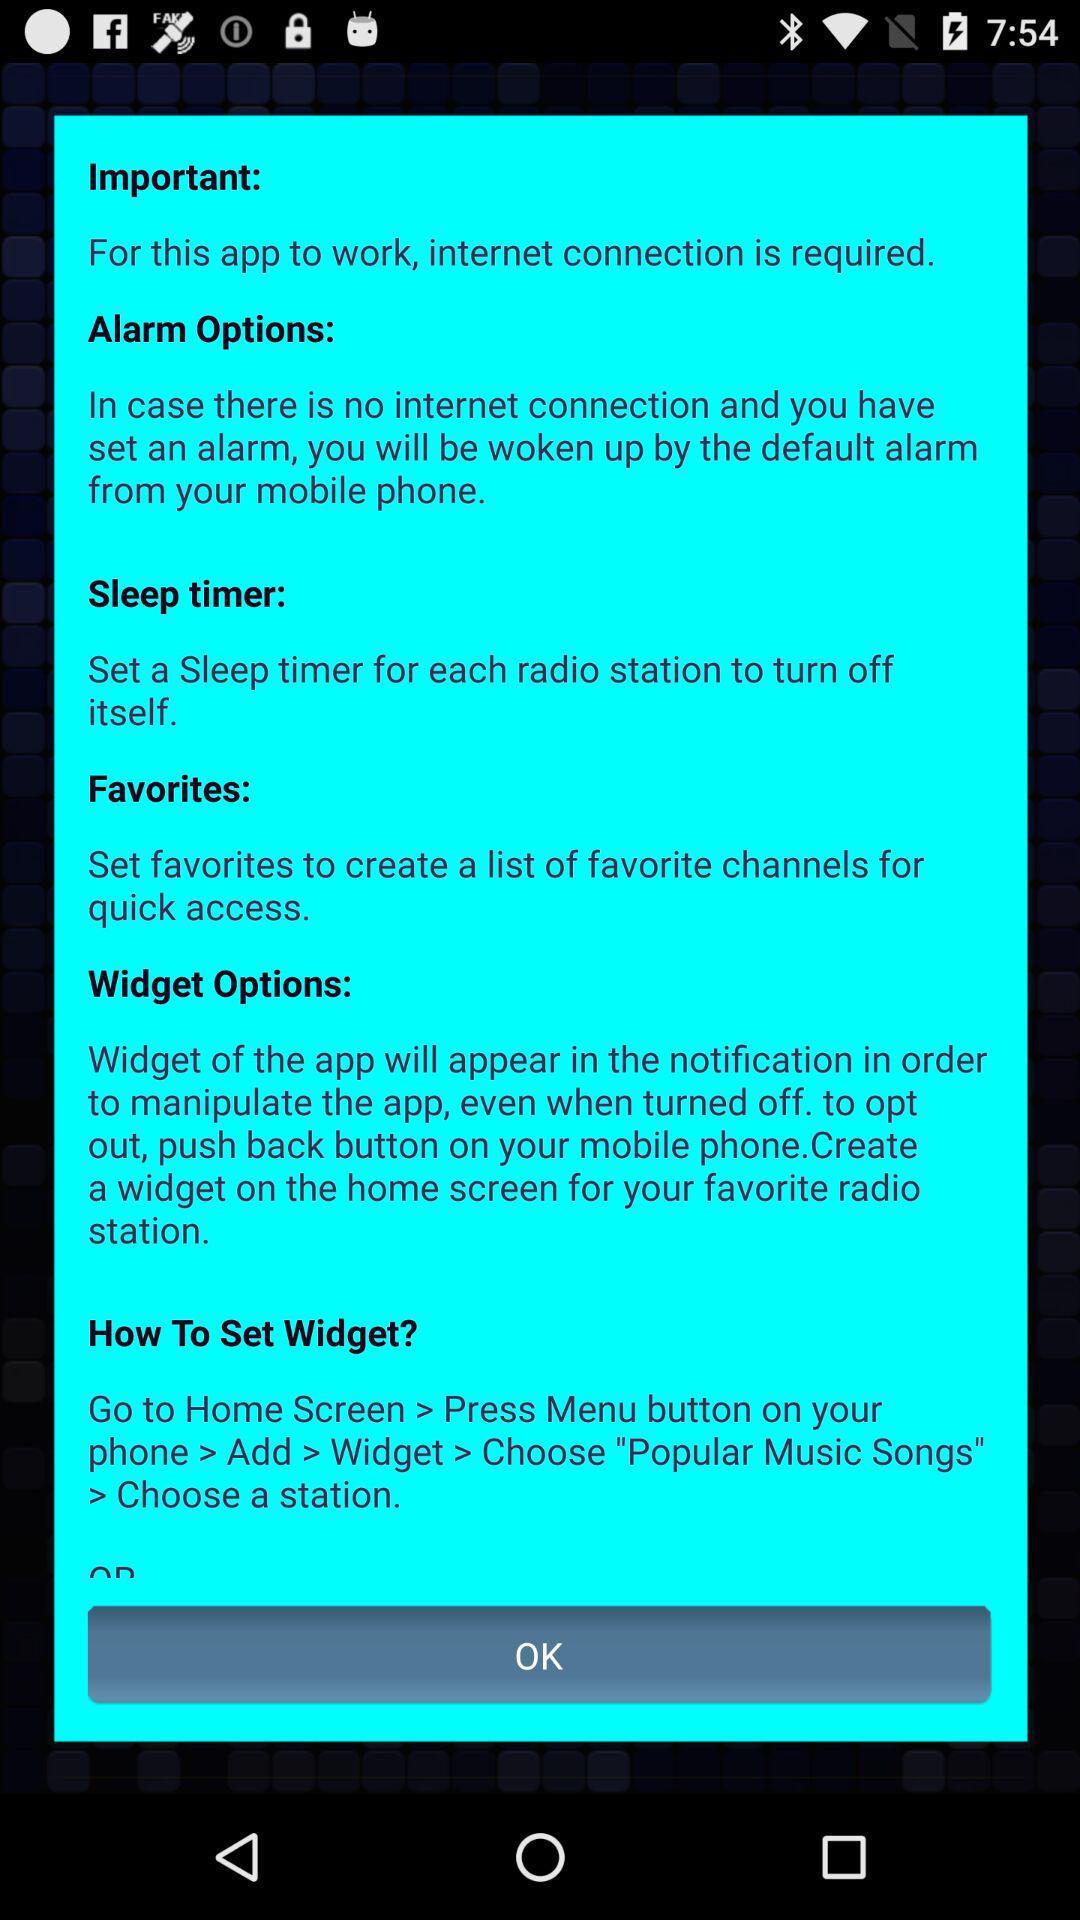 The width and height of the screenshot is (1080, 1920). I want to click on ok button, so click(540, 1655).